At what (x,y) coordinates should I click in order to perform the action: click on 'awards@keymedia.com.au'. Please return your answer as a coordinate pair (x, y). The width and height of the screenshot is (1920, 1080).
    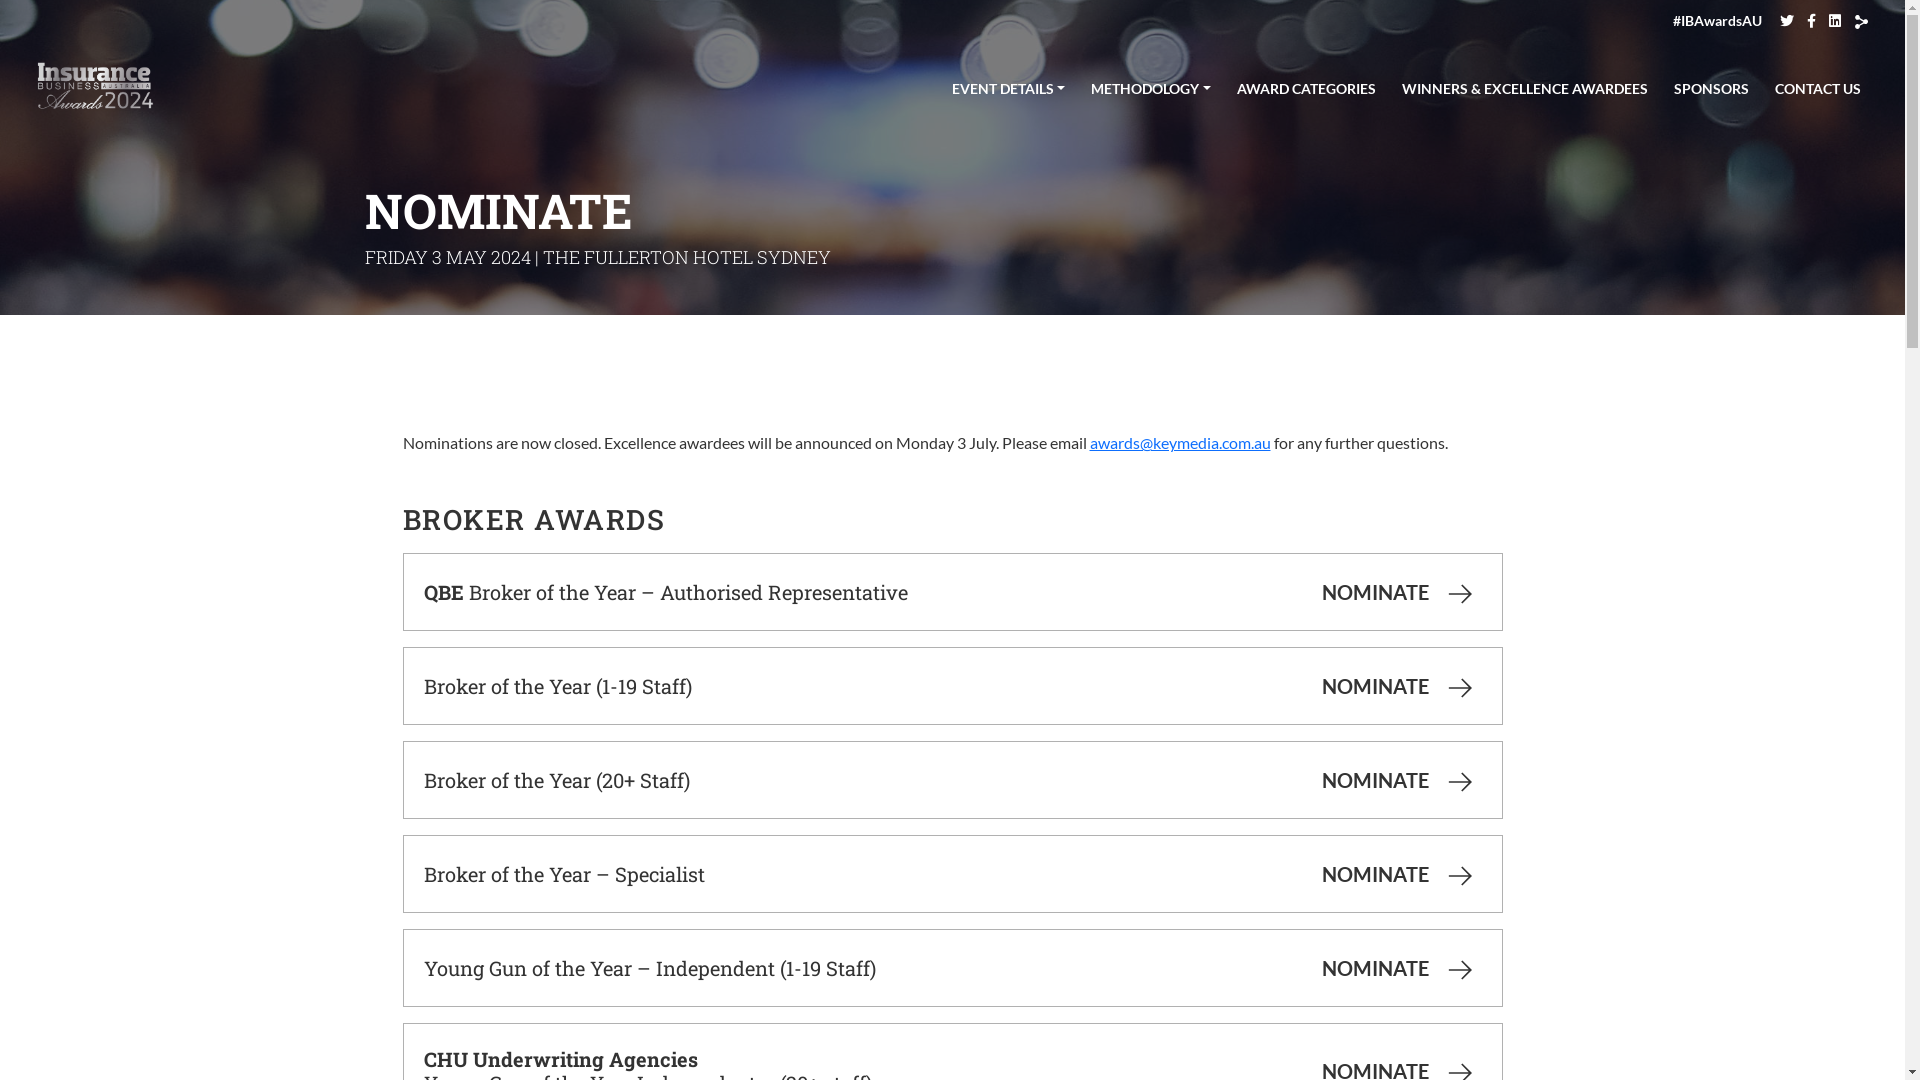
    Looking at the image, I should click on (1180, 441).